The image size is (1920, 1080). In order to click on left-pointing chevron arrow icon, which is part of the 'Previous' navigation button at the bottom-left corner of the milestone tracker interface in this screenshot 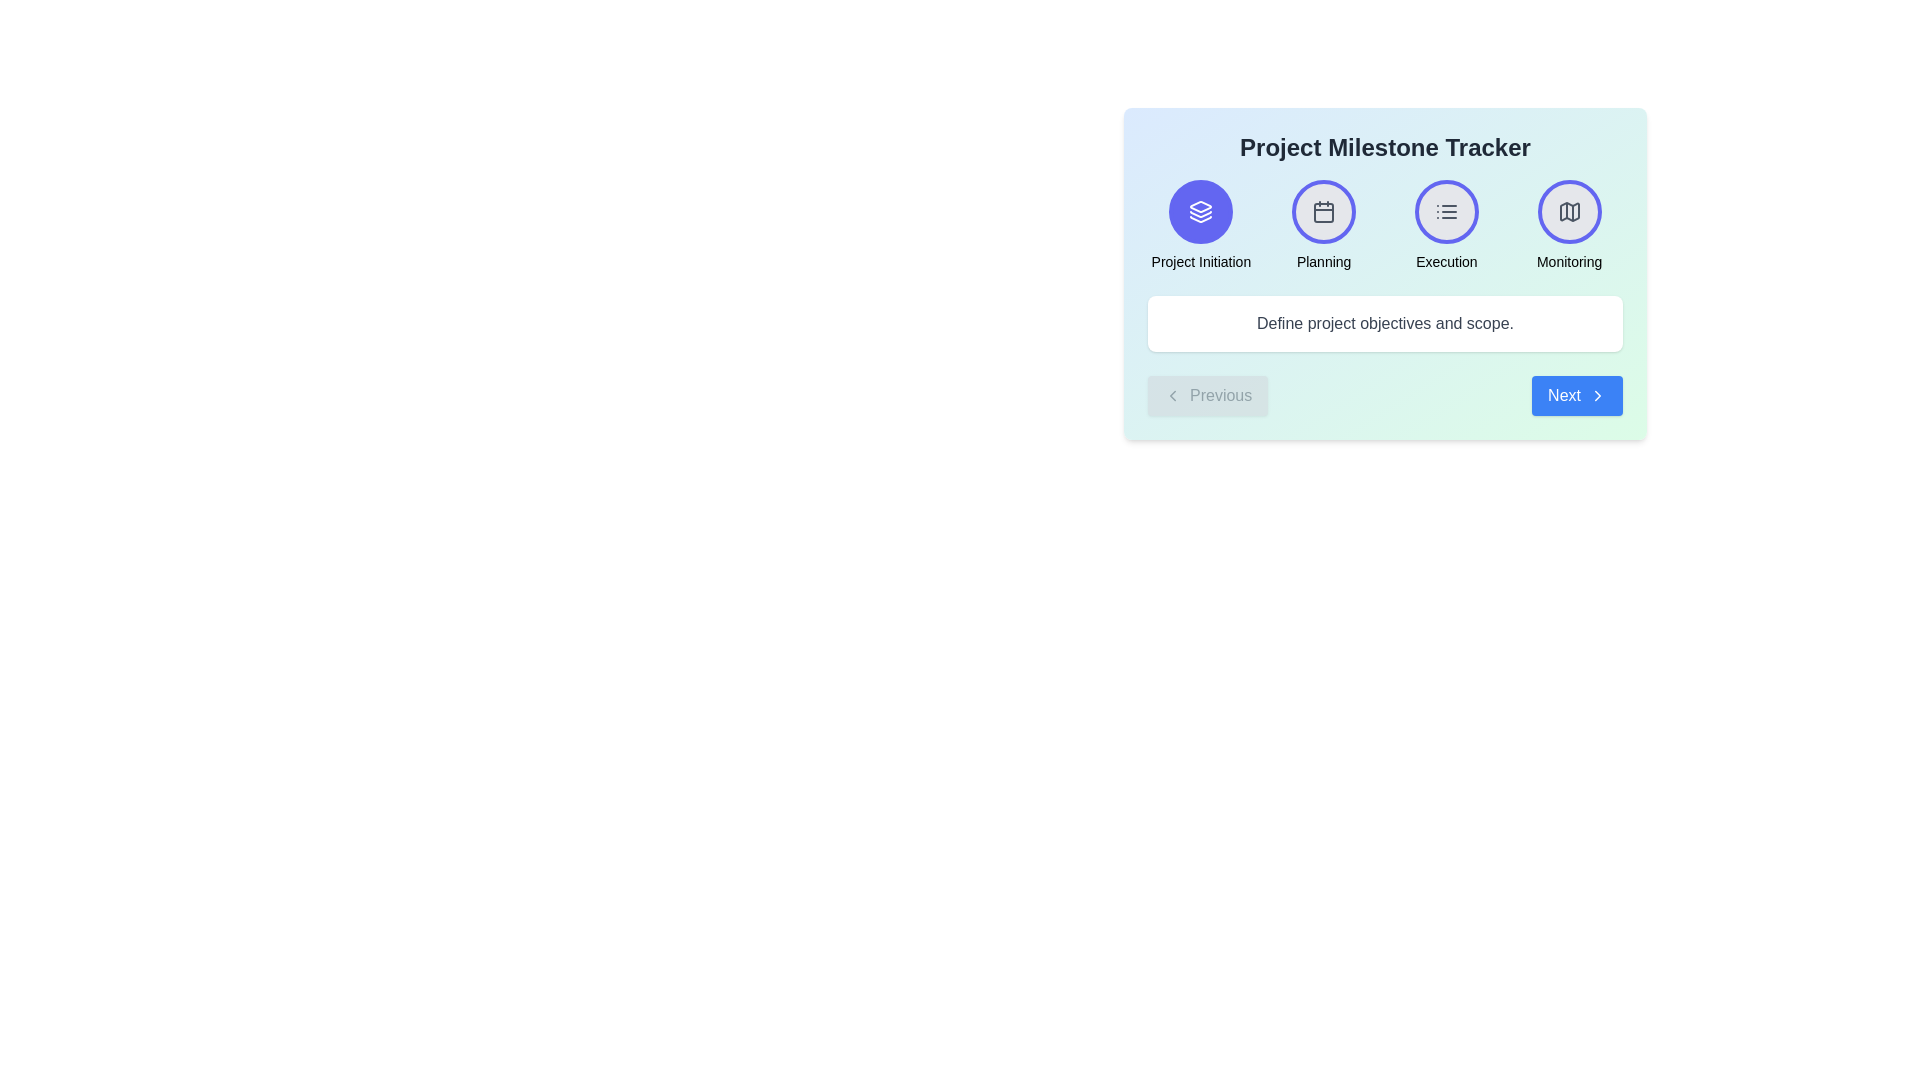, I will do `click(1172, 396)`.